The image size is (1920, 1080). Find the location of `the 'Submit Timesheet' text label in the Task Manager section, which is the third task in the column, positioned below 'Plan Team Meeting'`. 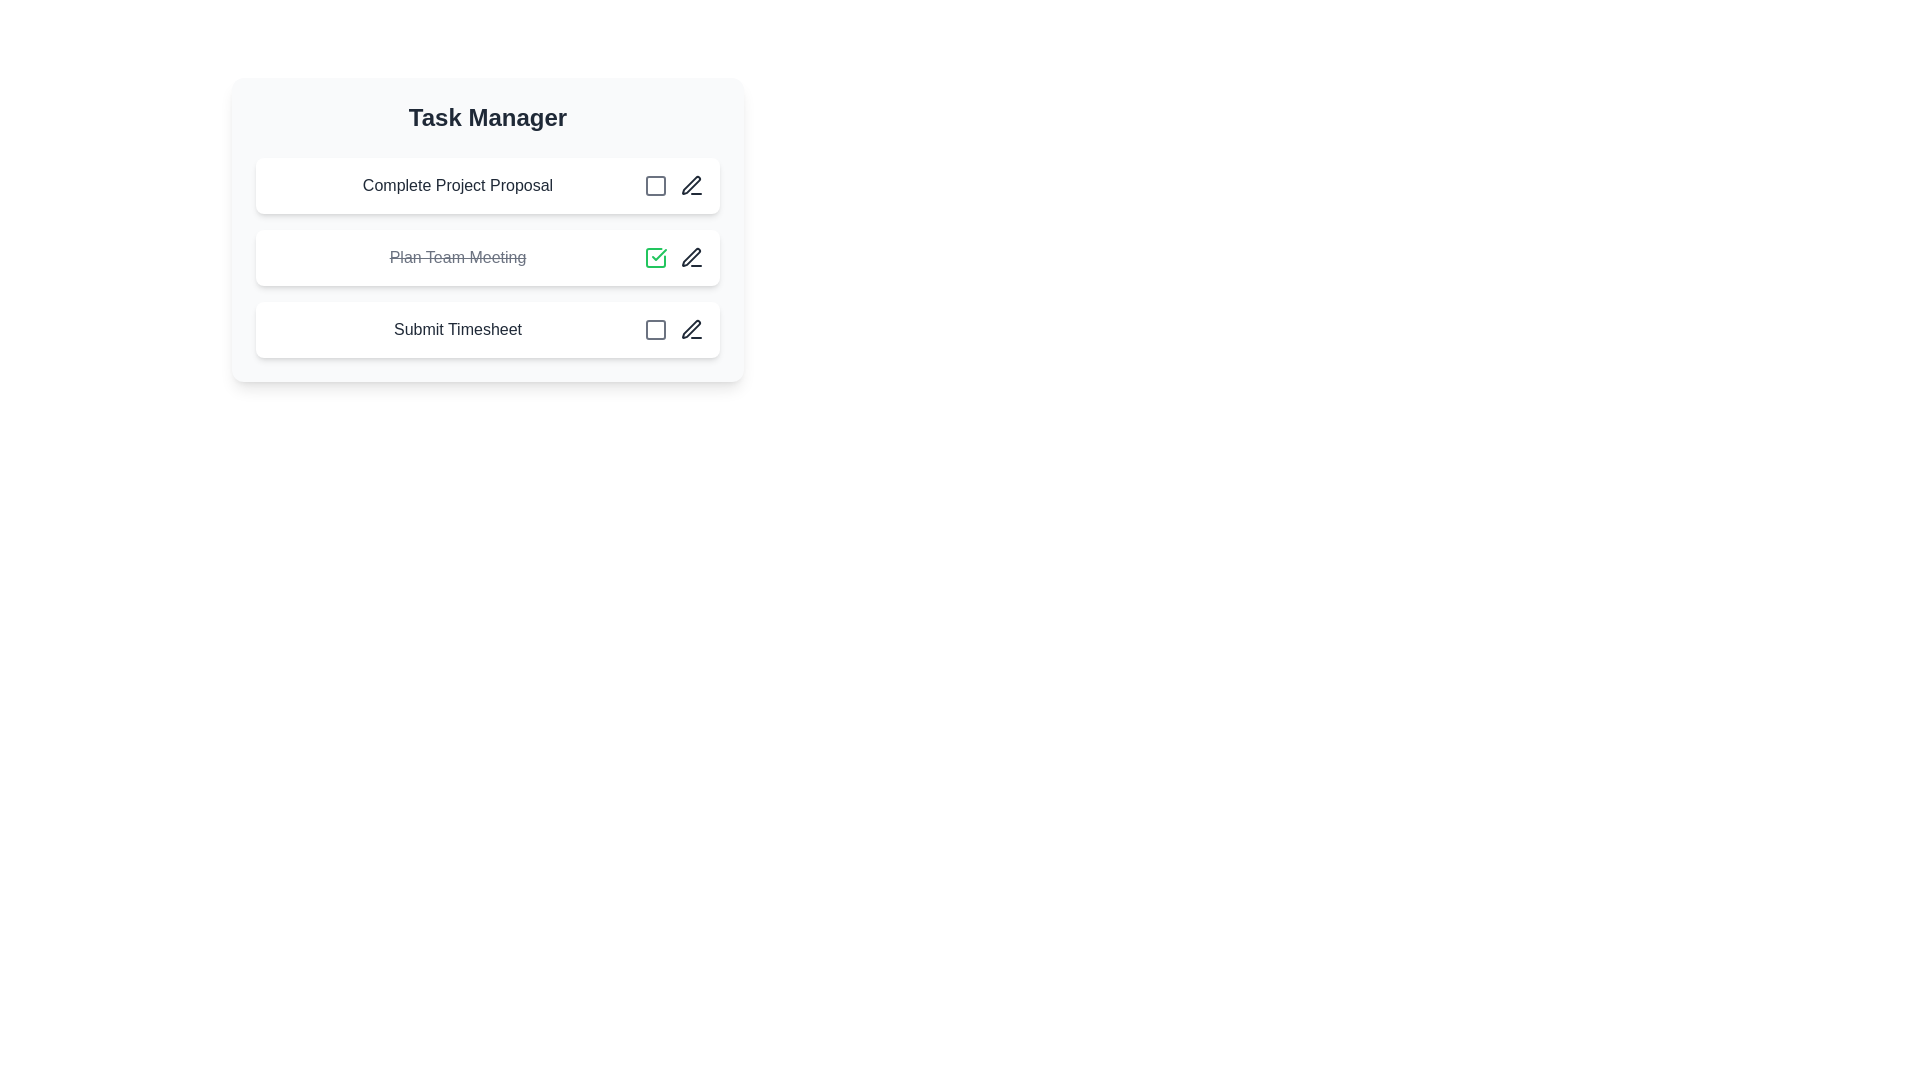

the 'Submit Timesheet' text label in the Task Manager section, which is the third task in the column, positioned below 'Plan Team Meeting' is located at coordinates (456, 329).